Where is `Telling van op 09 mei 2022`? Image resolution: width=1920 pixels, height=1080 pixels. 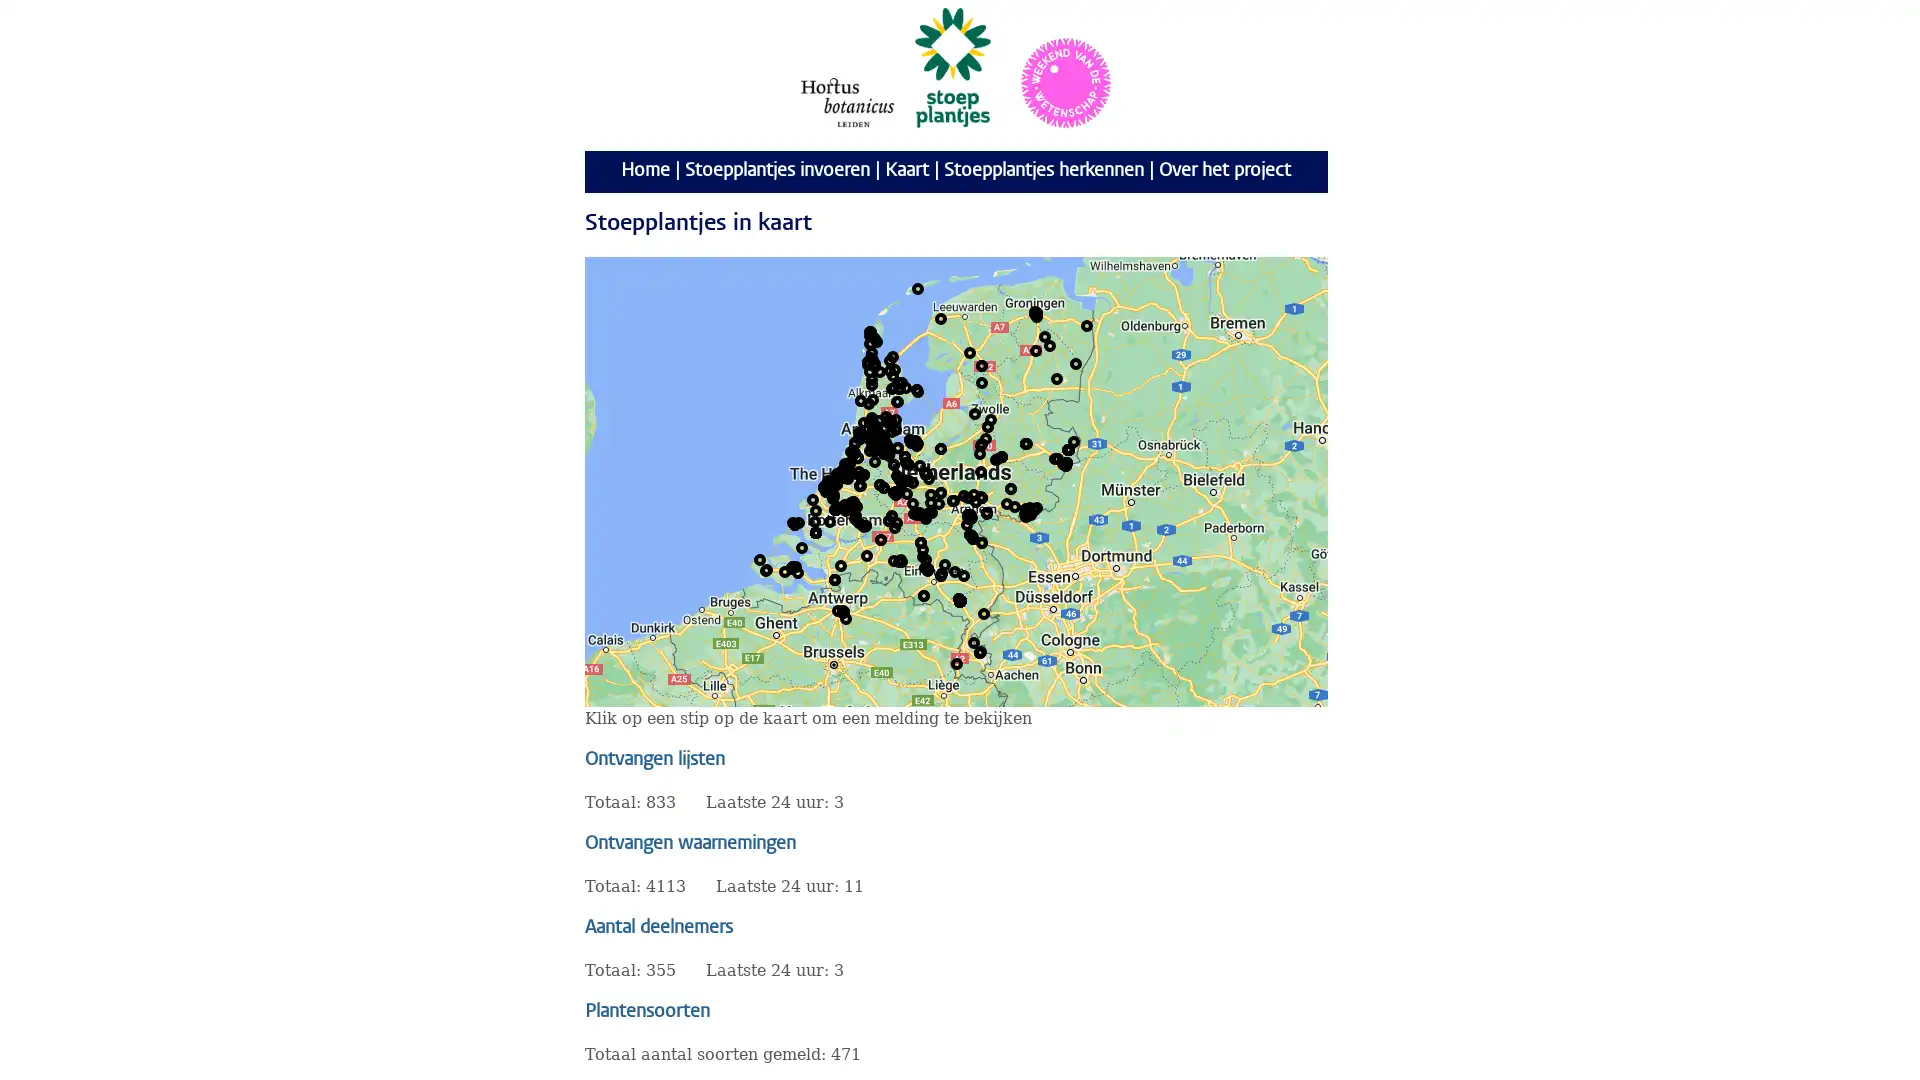 Telling van op 09 mei 2022 is located at coordinates (975, 500).